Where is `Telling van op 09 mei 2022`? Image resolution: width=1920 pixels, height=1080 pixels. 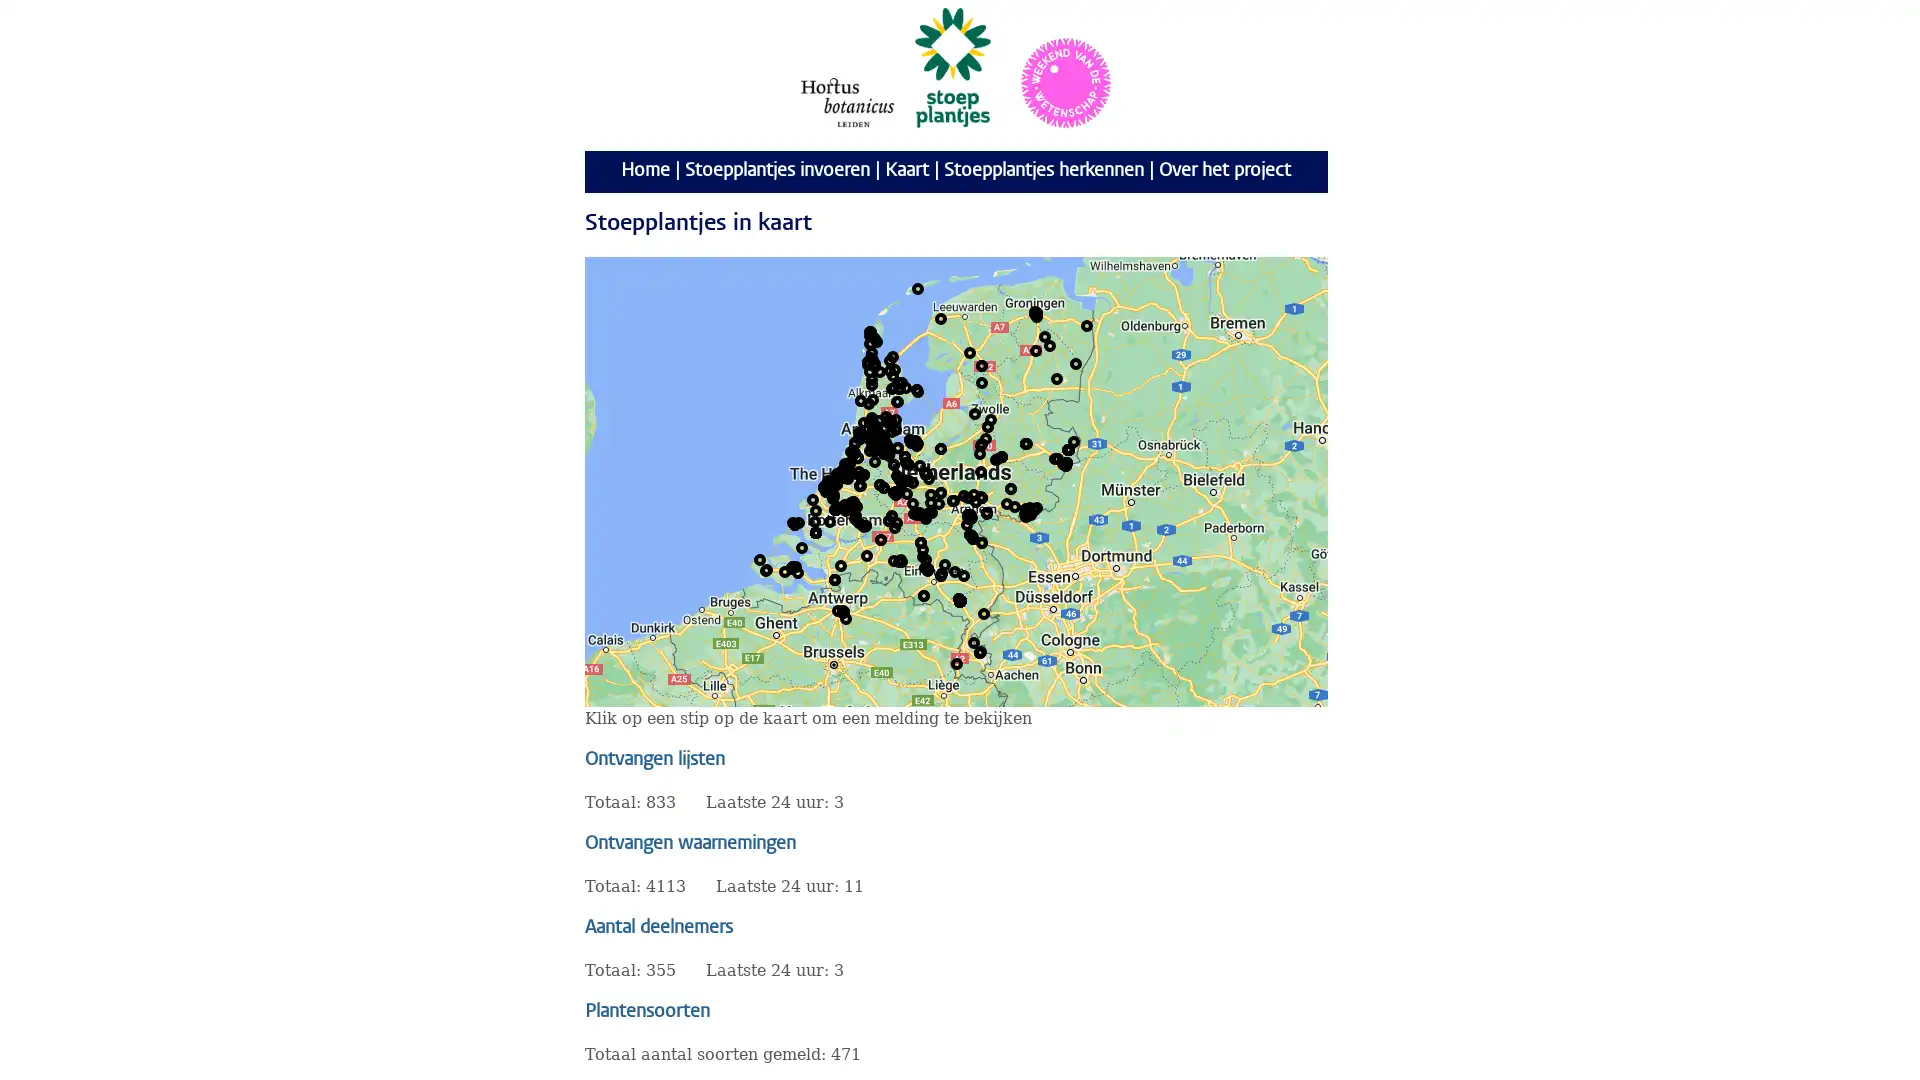 Telling van op 09 mei 2022 is located at coordinates (975, 500).